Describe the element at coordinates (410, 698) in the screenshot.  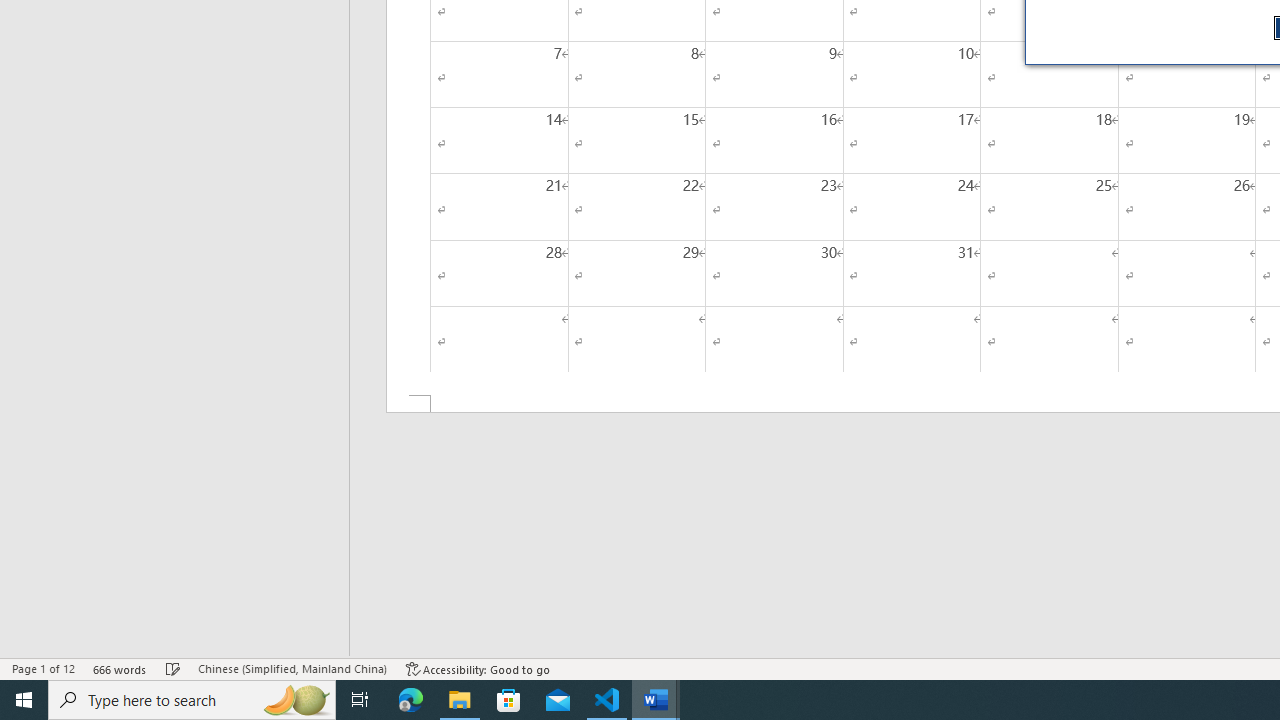
I see `'Microsoft Edge'` at that location.